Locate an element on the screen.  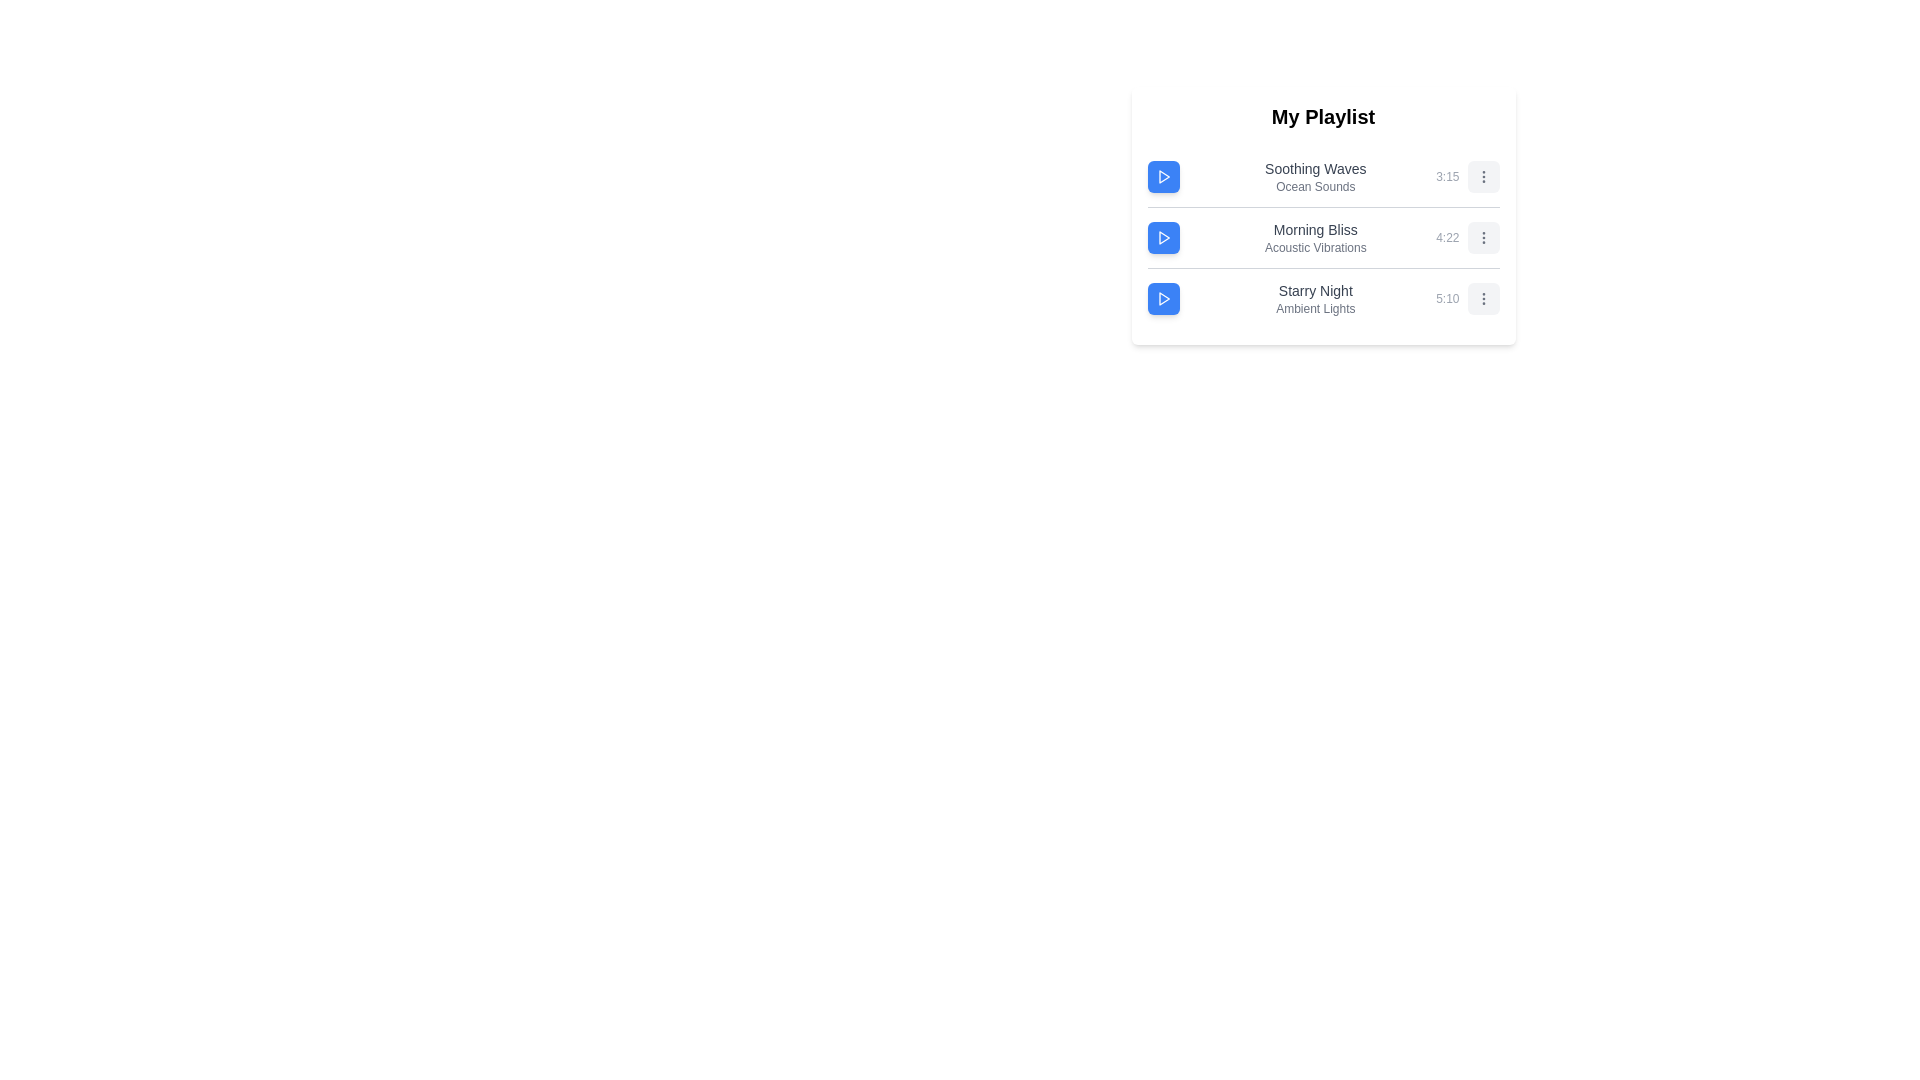
the static text label displaying '5:10', which indicates the duration of the 'Starry Night' track in the 'My Playlist' list is located at coordinates (1447, 299).